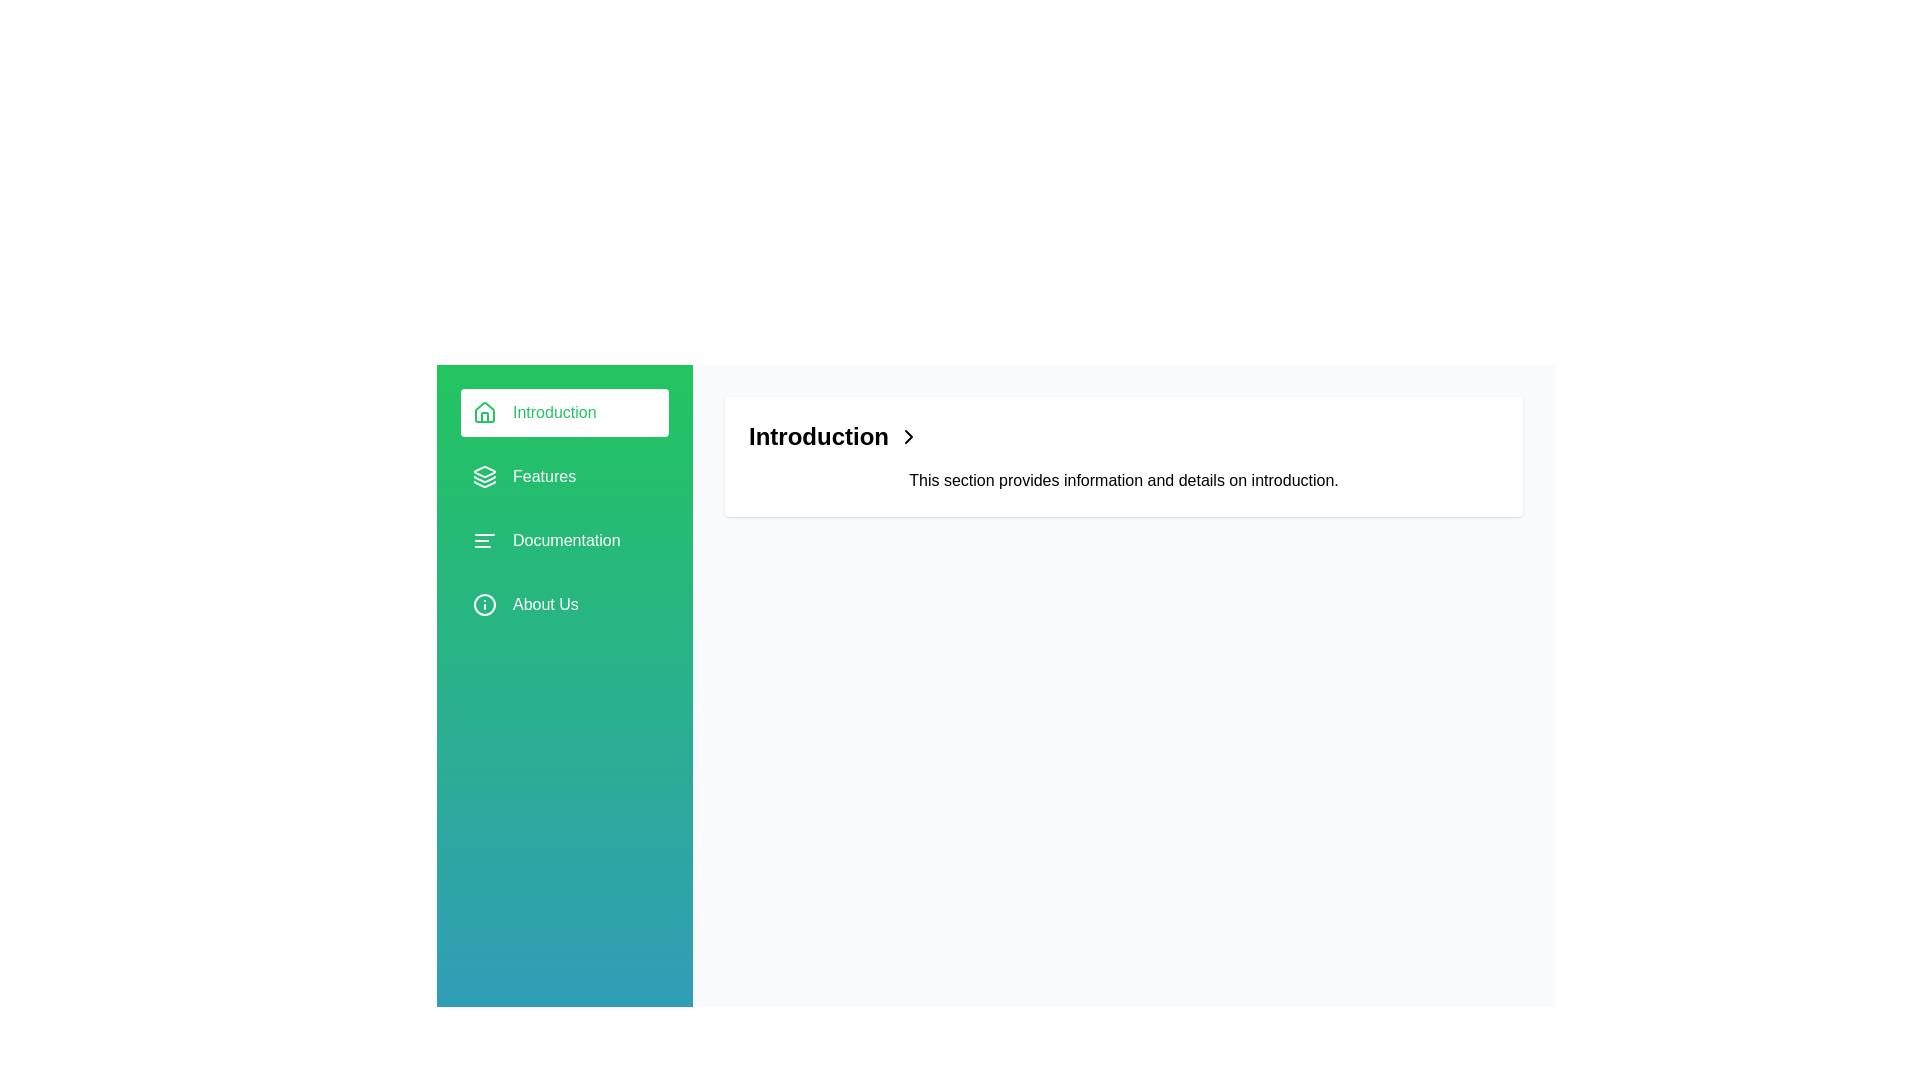 This screenshot has width=1920, height=1080. What do you see at coordinates (484, 540) in the screenshot?
I see `the small icon resembling a text alignment or list formatting icon located to the left of the 'Documentation' text in the sidebar` at bounding box center [484, 540].